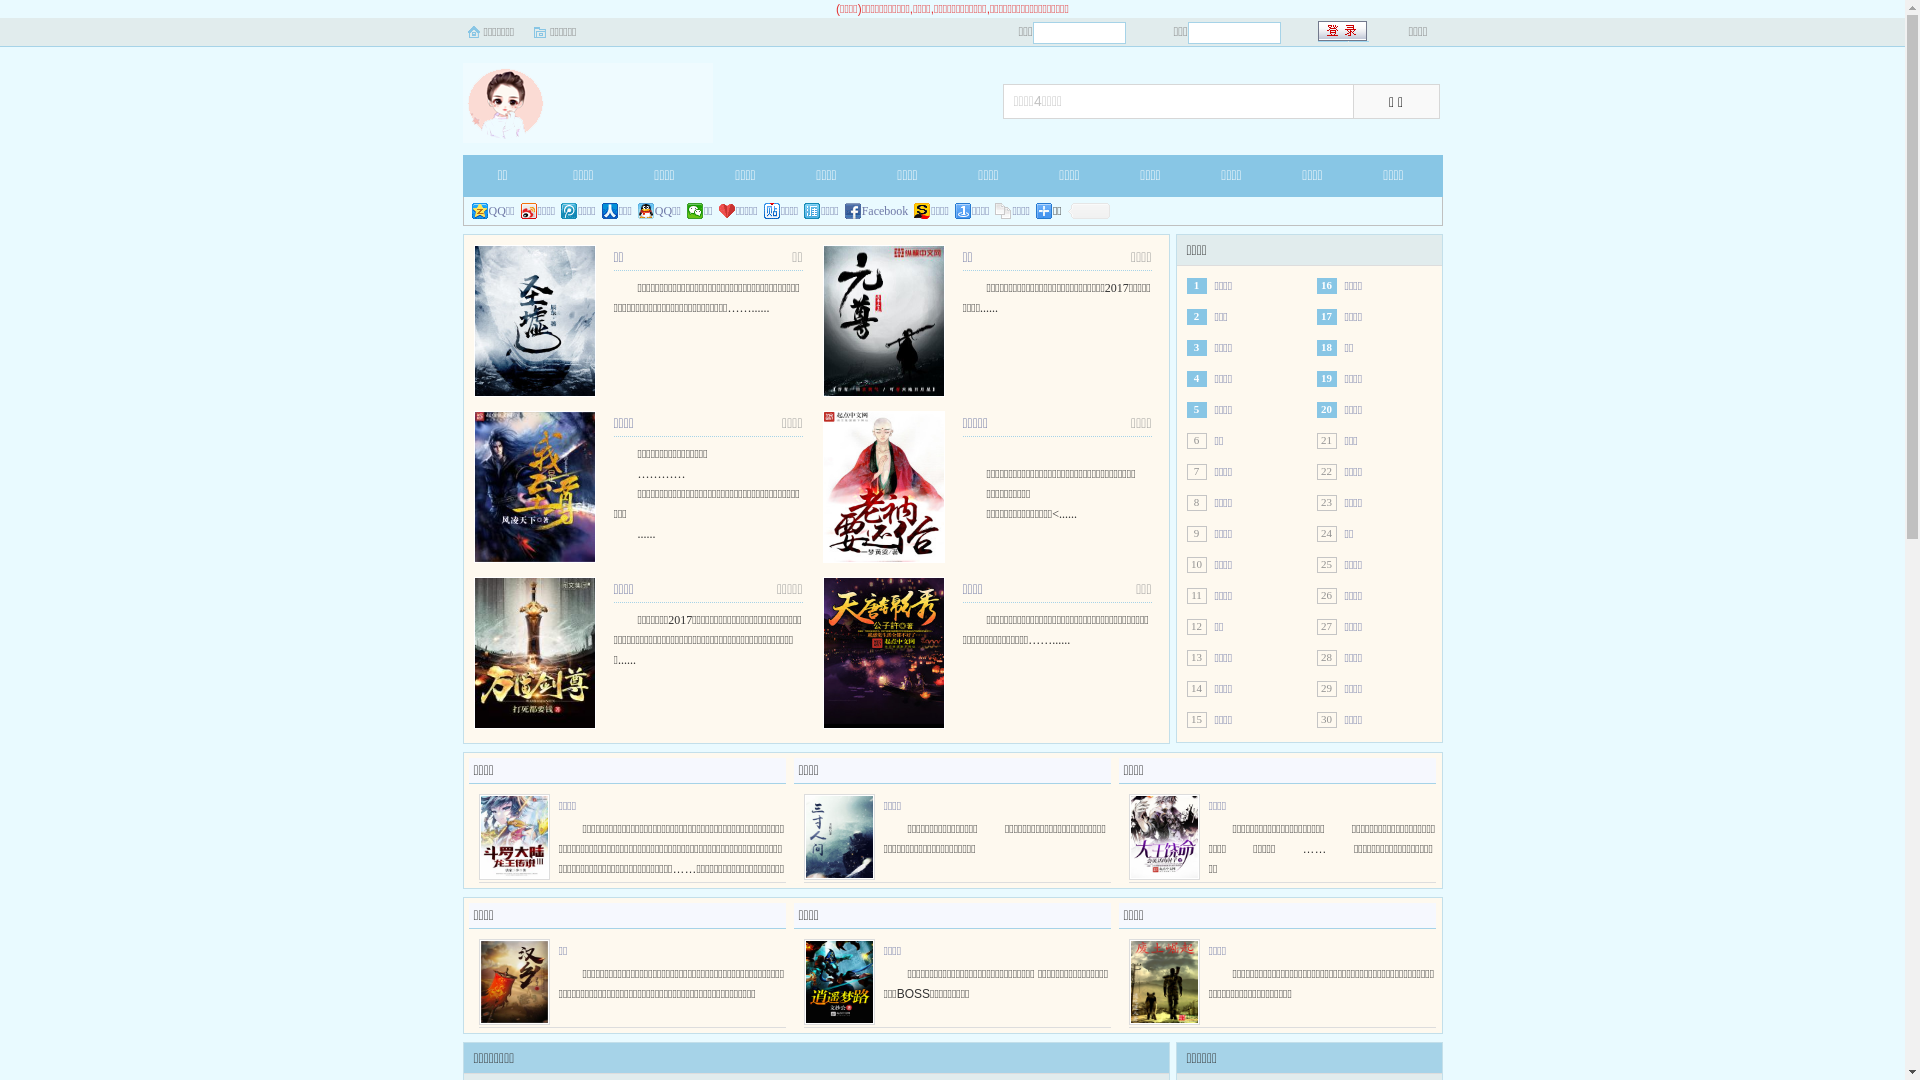 Image resolution: width=1920 pixels, height=1080 pixels. I want to click on 'Facebook', so click(877, 211).